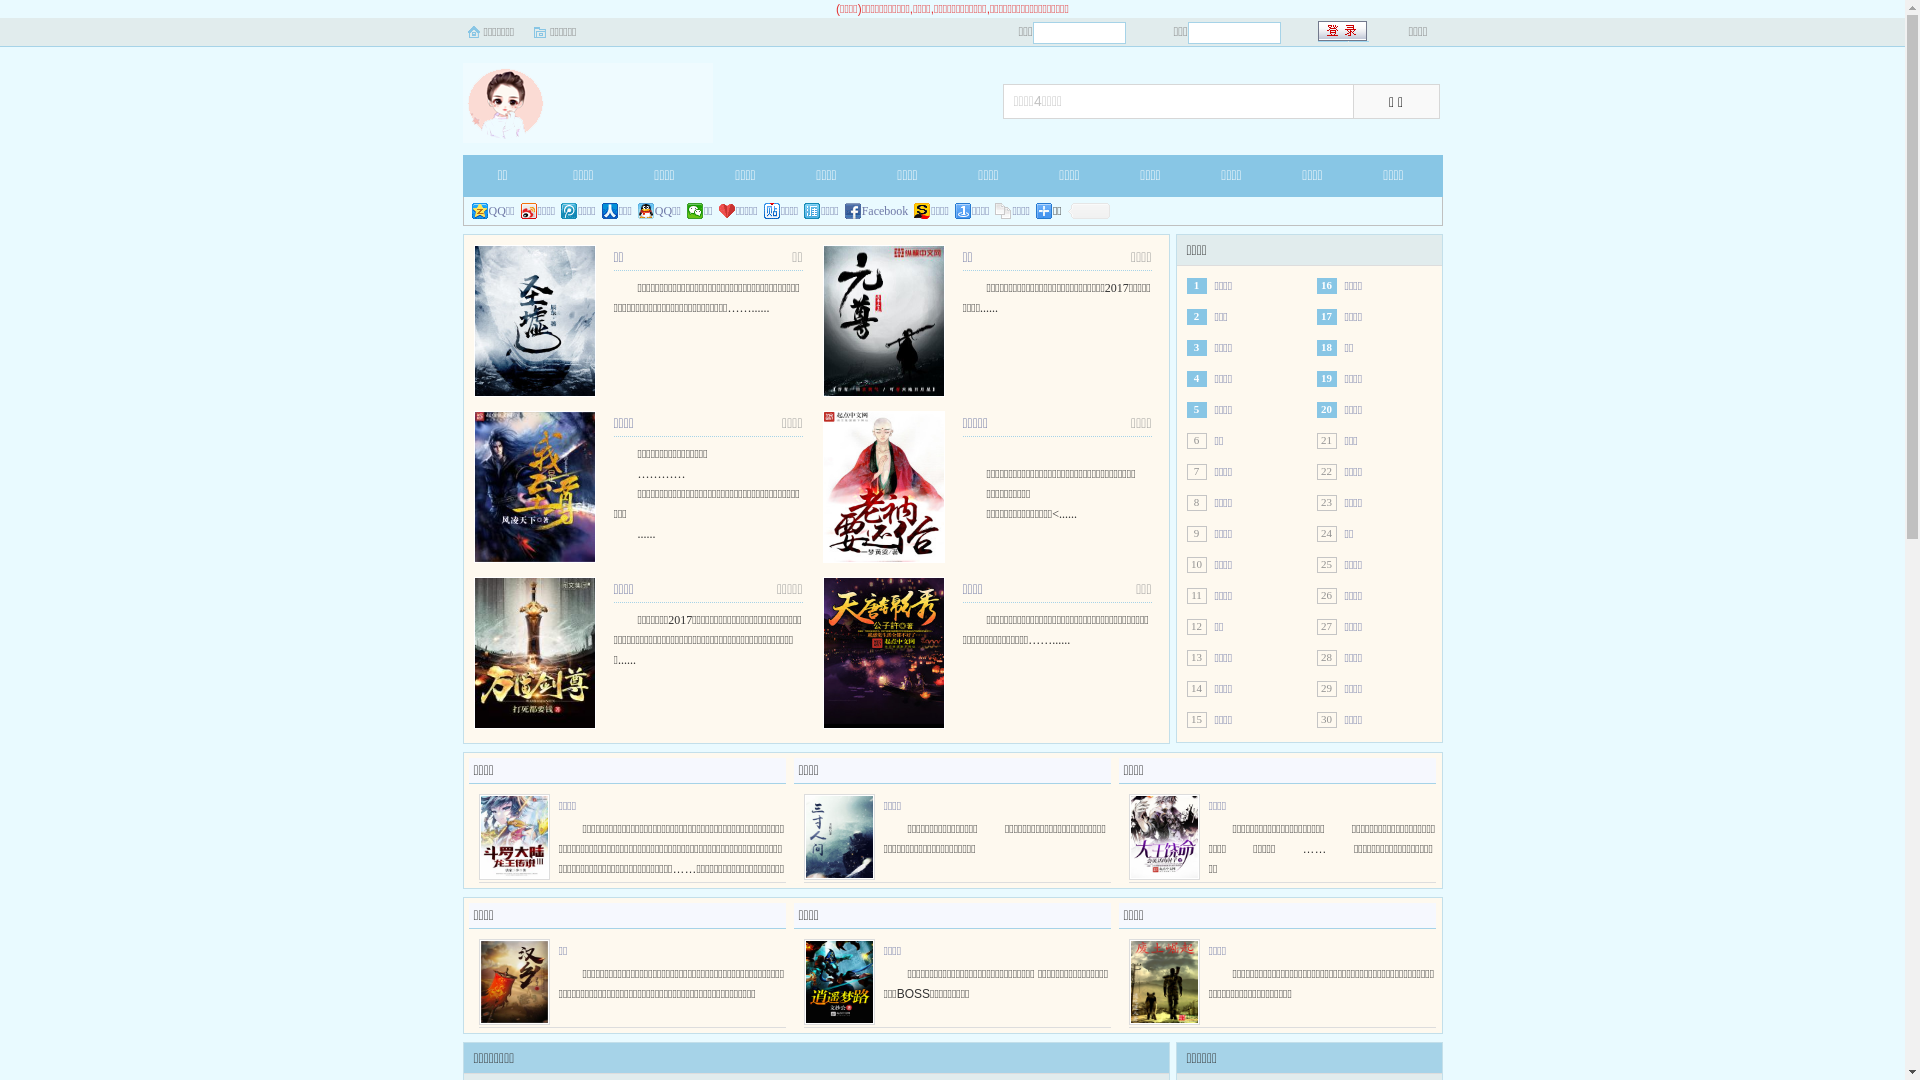 Image resolution: width=1920 pixels, height=1080 pixels. I want to click on 'Facebook', so click(877, 211).